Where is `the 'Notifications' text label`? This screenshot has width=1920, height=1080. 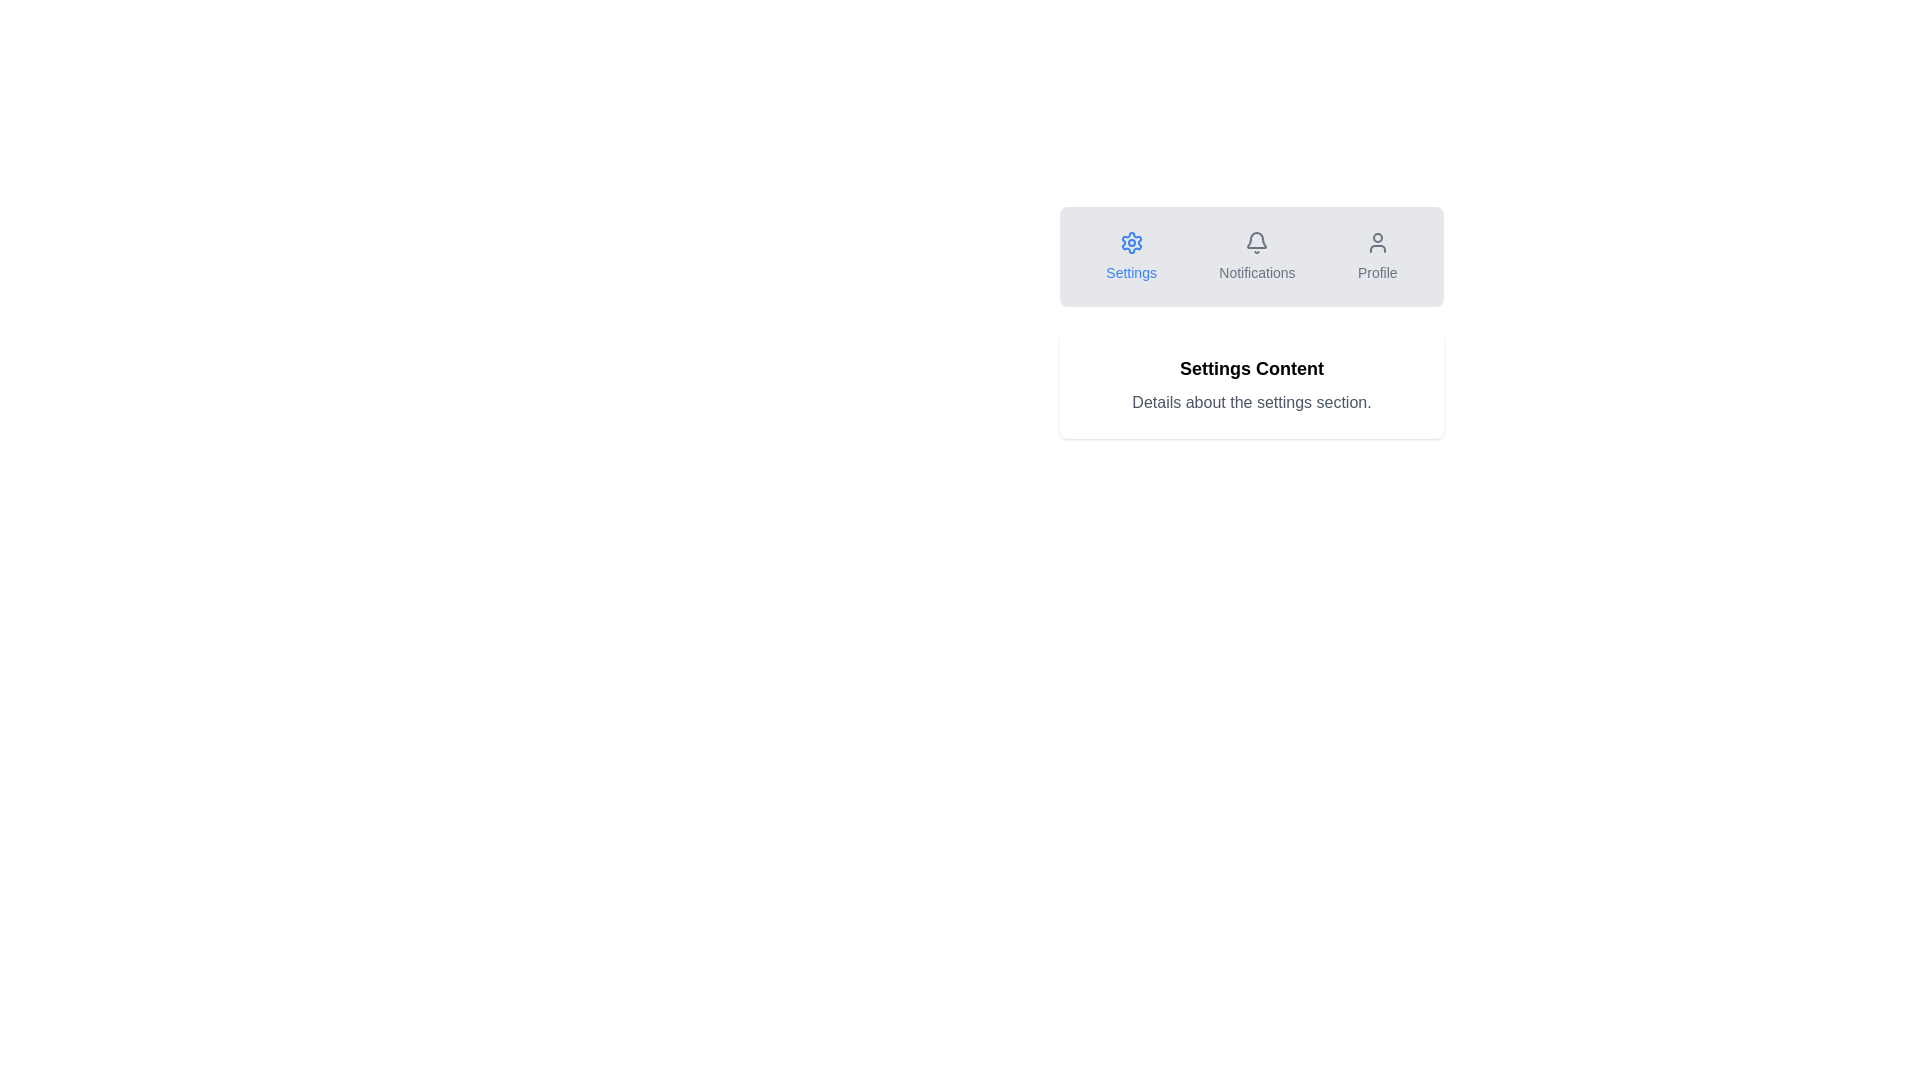 the 'Notifications' text label is located at coordinates (1256, 273).